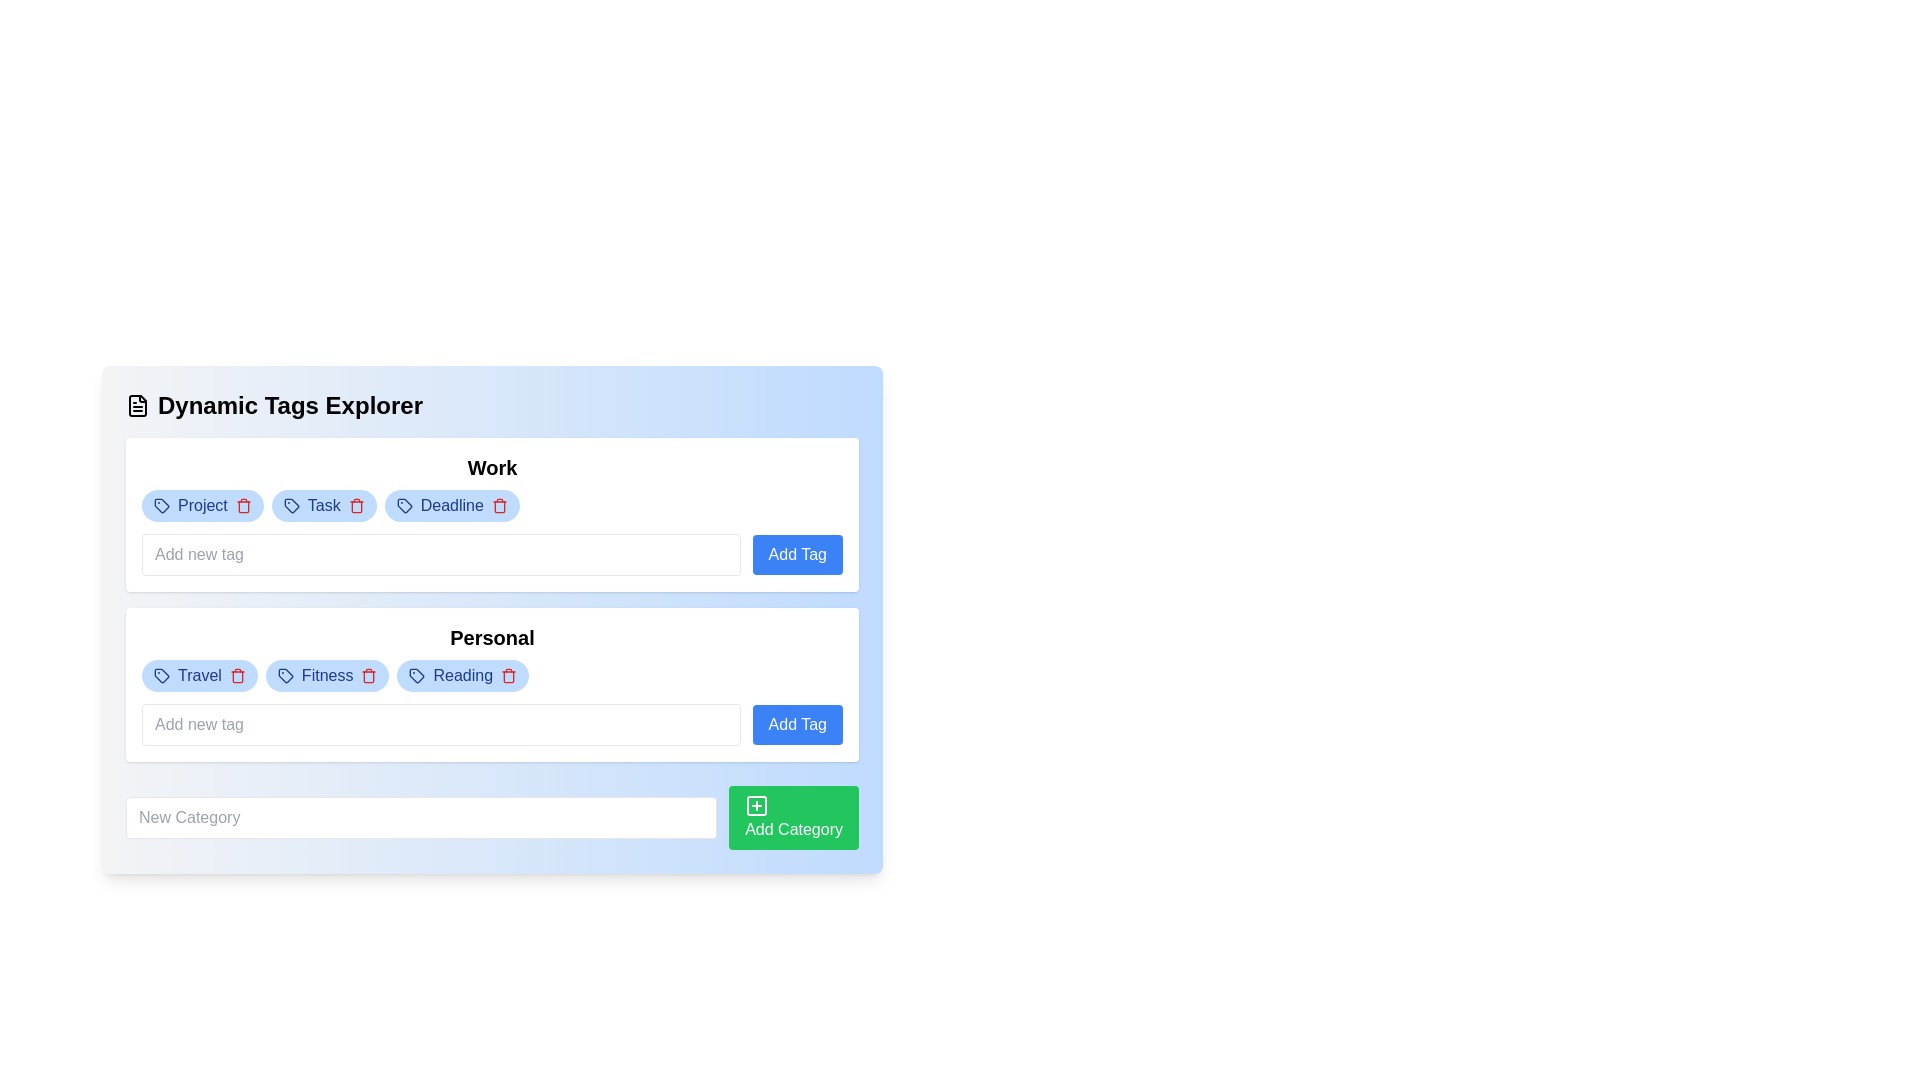 Image resolution: width=1920 pixels, height=1080 pixels. I want to click on the input field within the 'Add new tag' composite UI component located under the 'Personal' section to type a new tag, so click(492, 725).